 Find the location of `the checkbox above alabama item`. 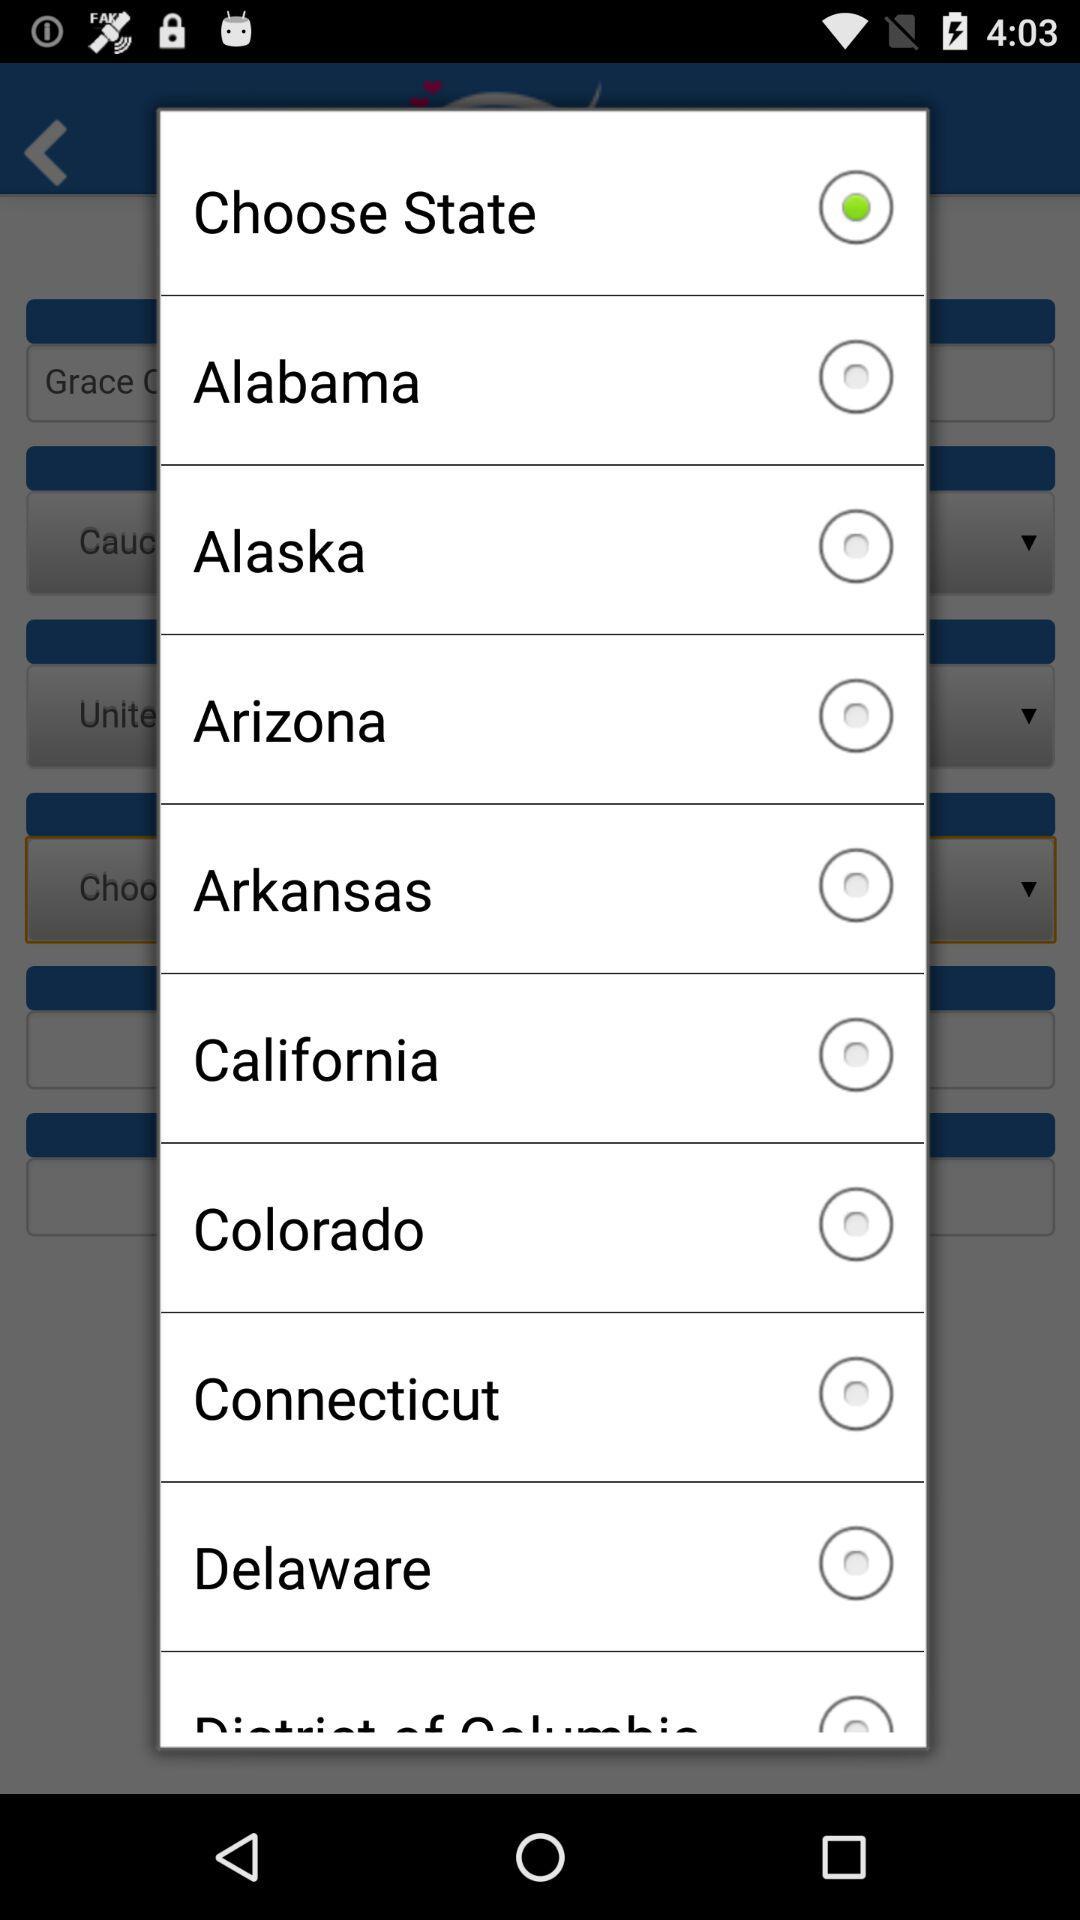

the checkbox above alabama item is located at coordinates (542, 210).